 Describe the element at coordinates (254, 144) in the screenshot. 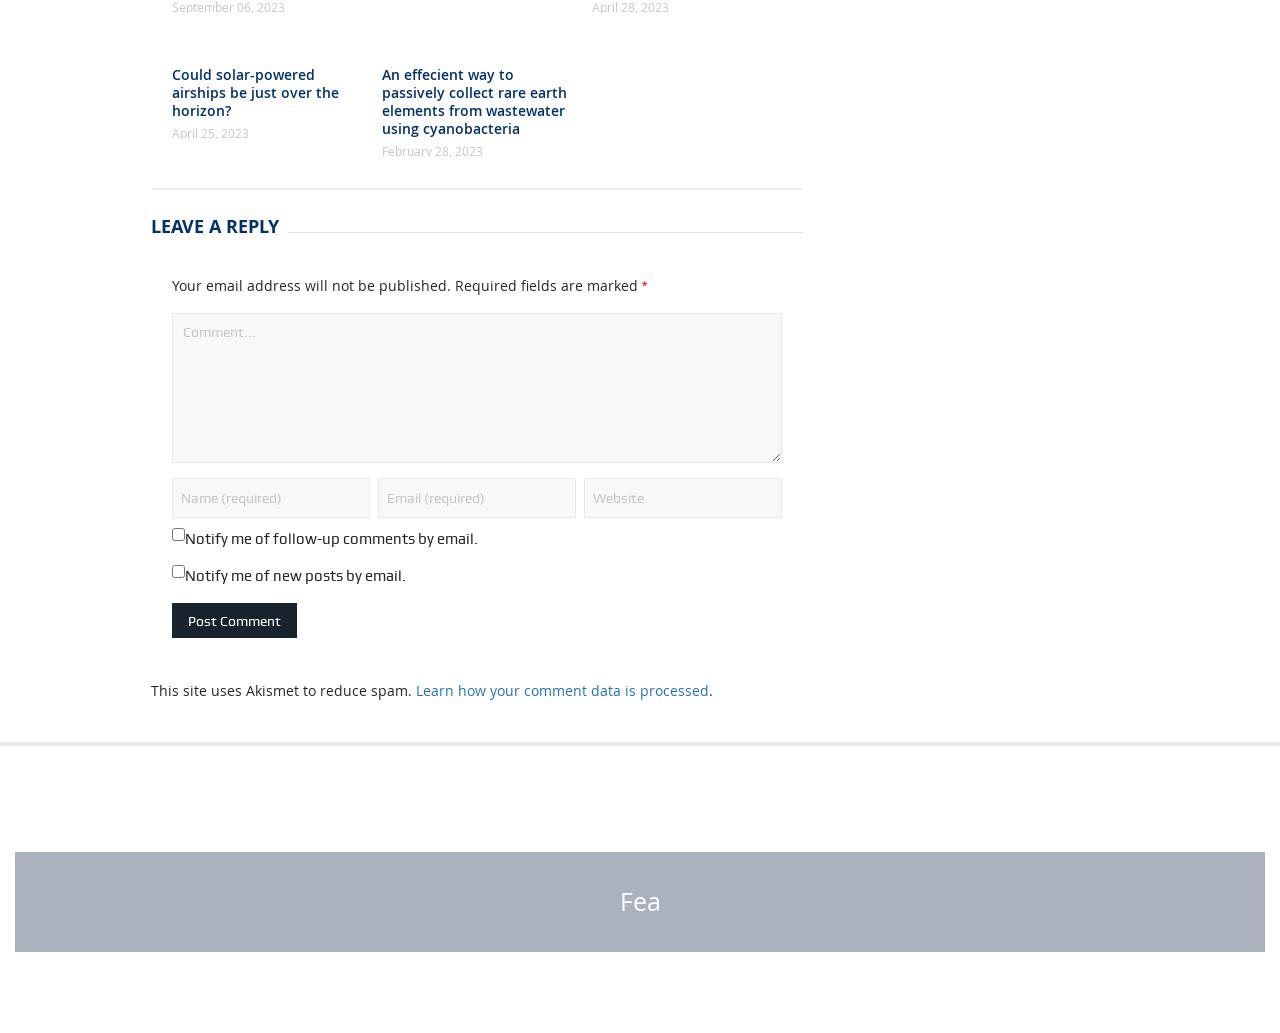

I see `'Could solar-powered airships be just over the horizon?'` at that location.